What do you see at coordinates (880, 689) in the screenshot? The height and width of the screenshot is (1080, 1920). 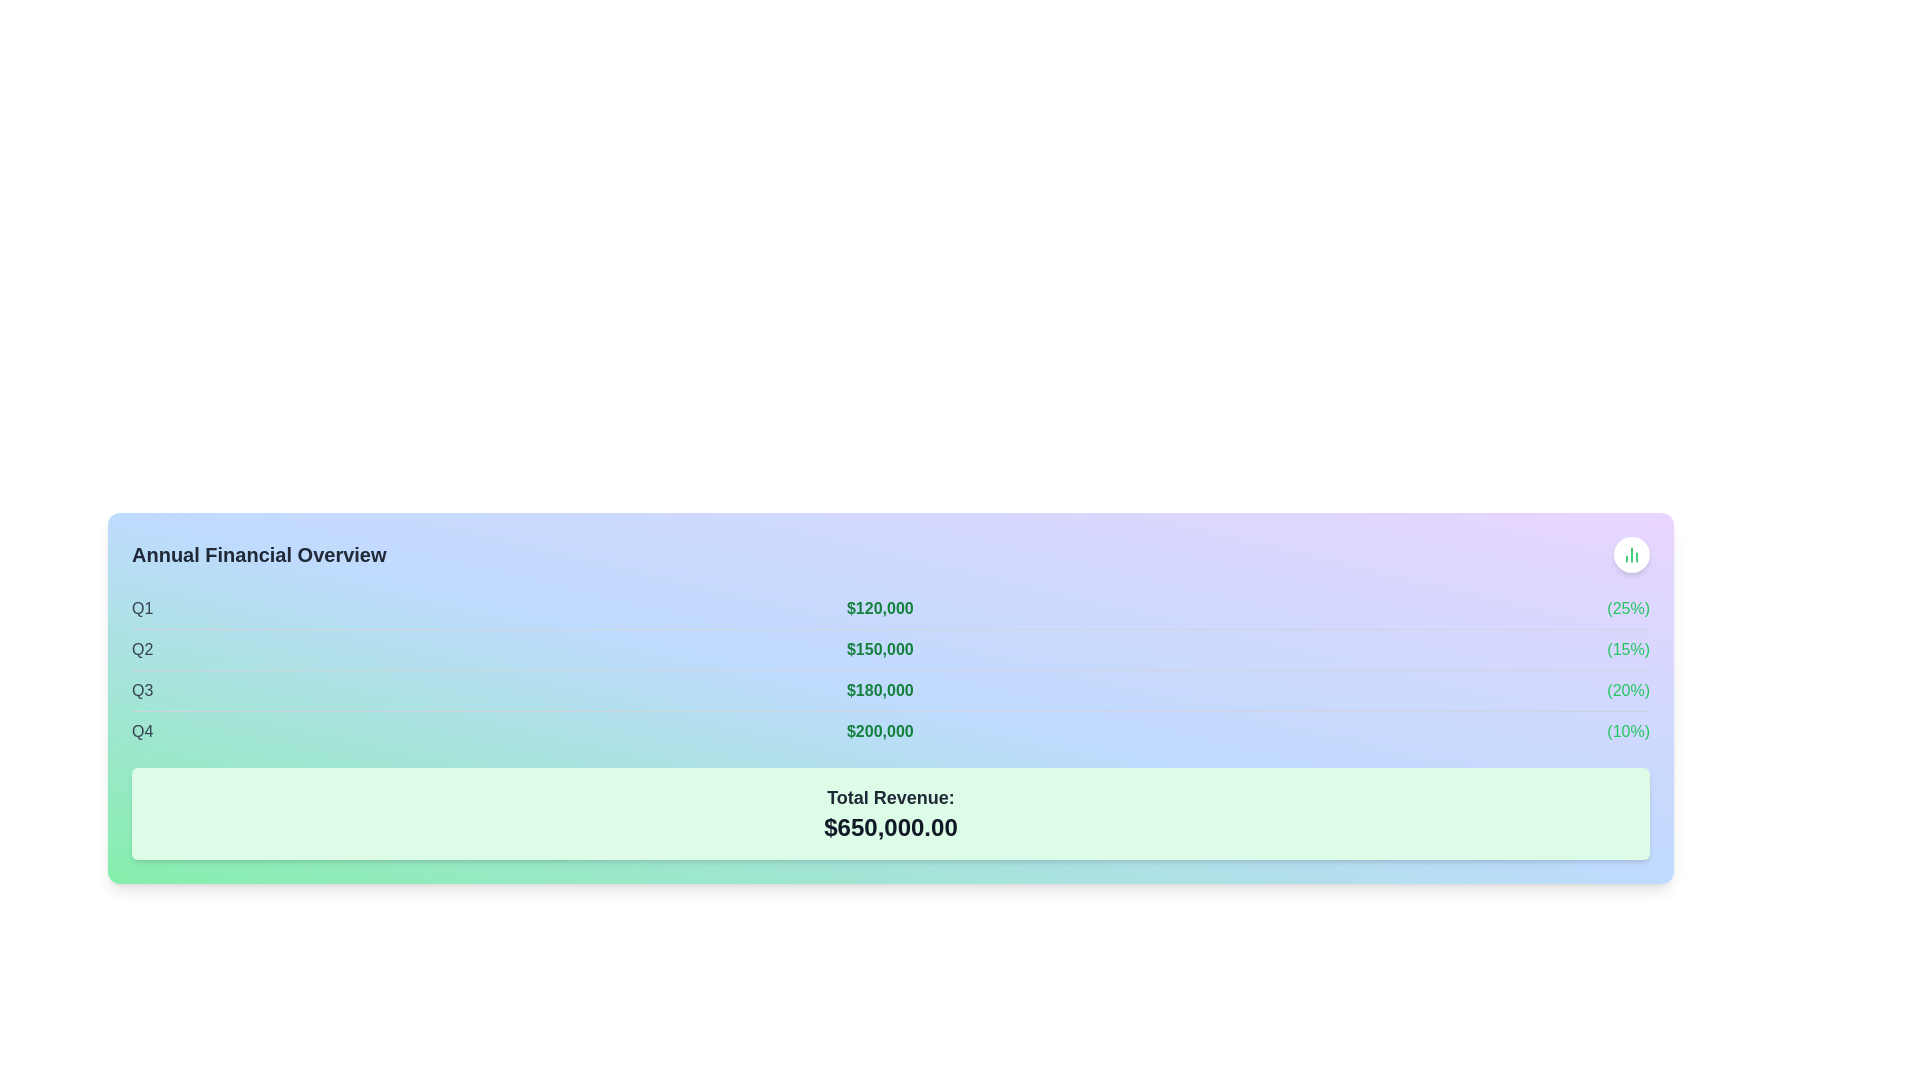 I see `financial value text label associated with the 'Q3' label, which is located in the third row of a table-like structure, centrally positioned between a textual label on the left and a percentage on the right` at bounding box center [880, 689].